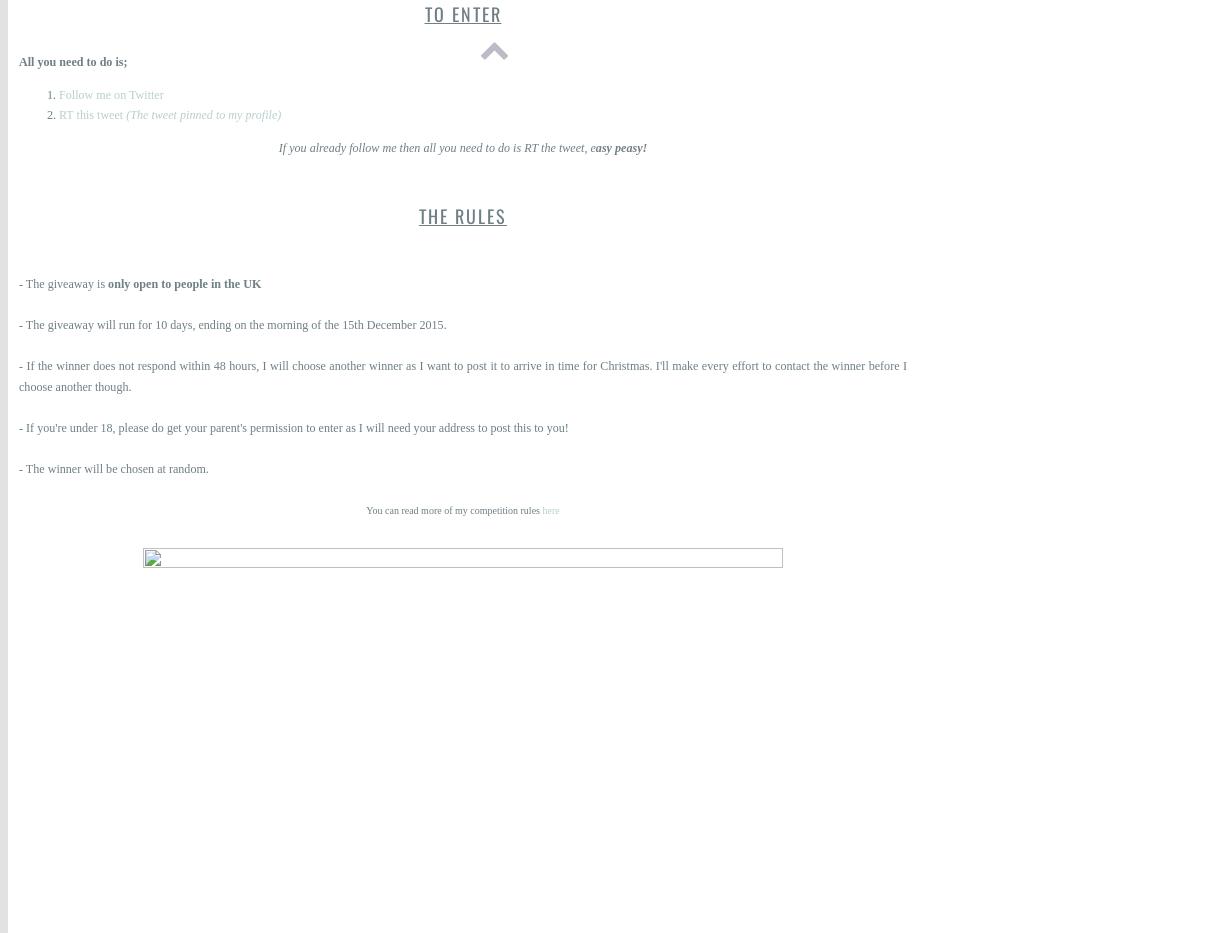 The image size is (1208, 933). I want to click on 'The Rules', so click(463, 213).